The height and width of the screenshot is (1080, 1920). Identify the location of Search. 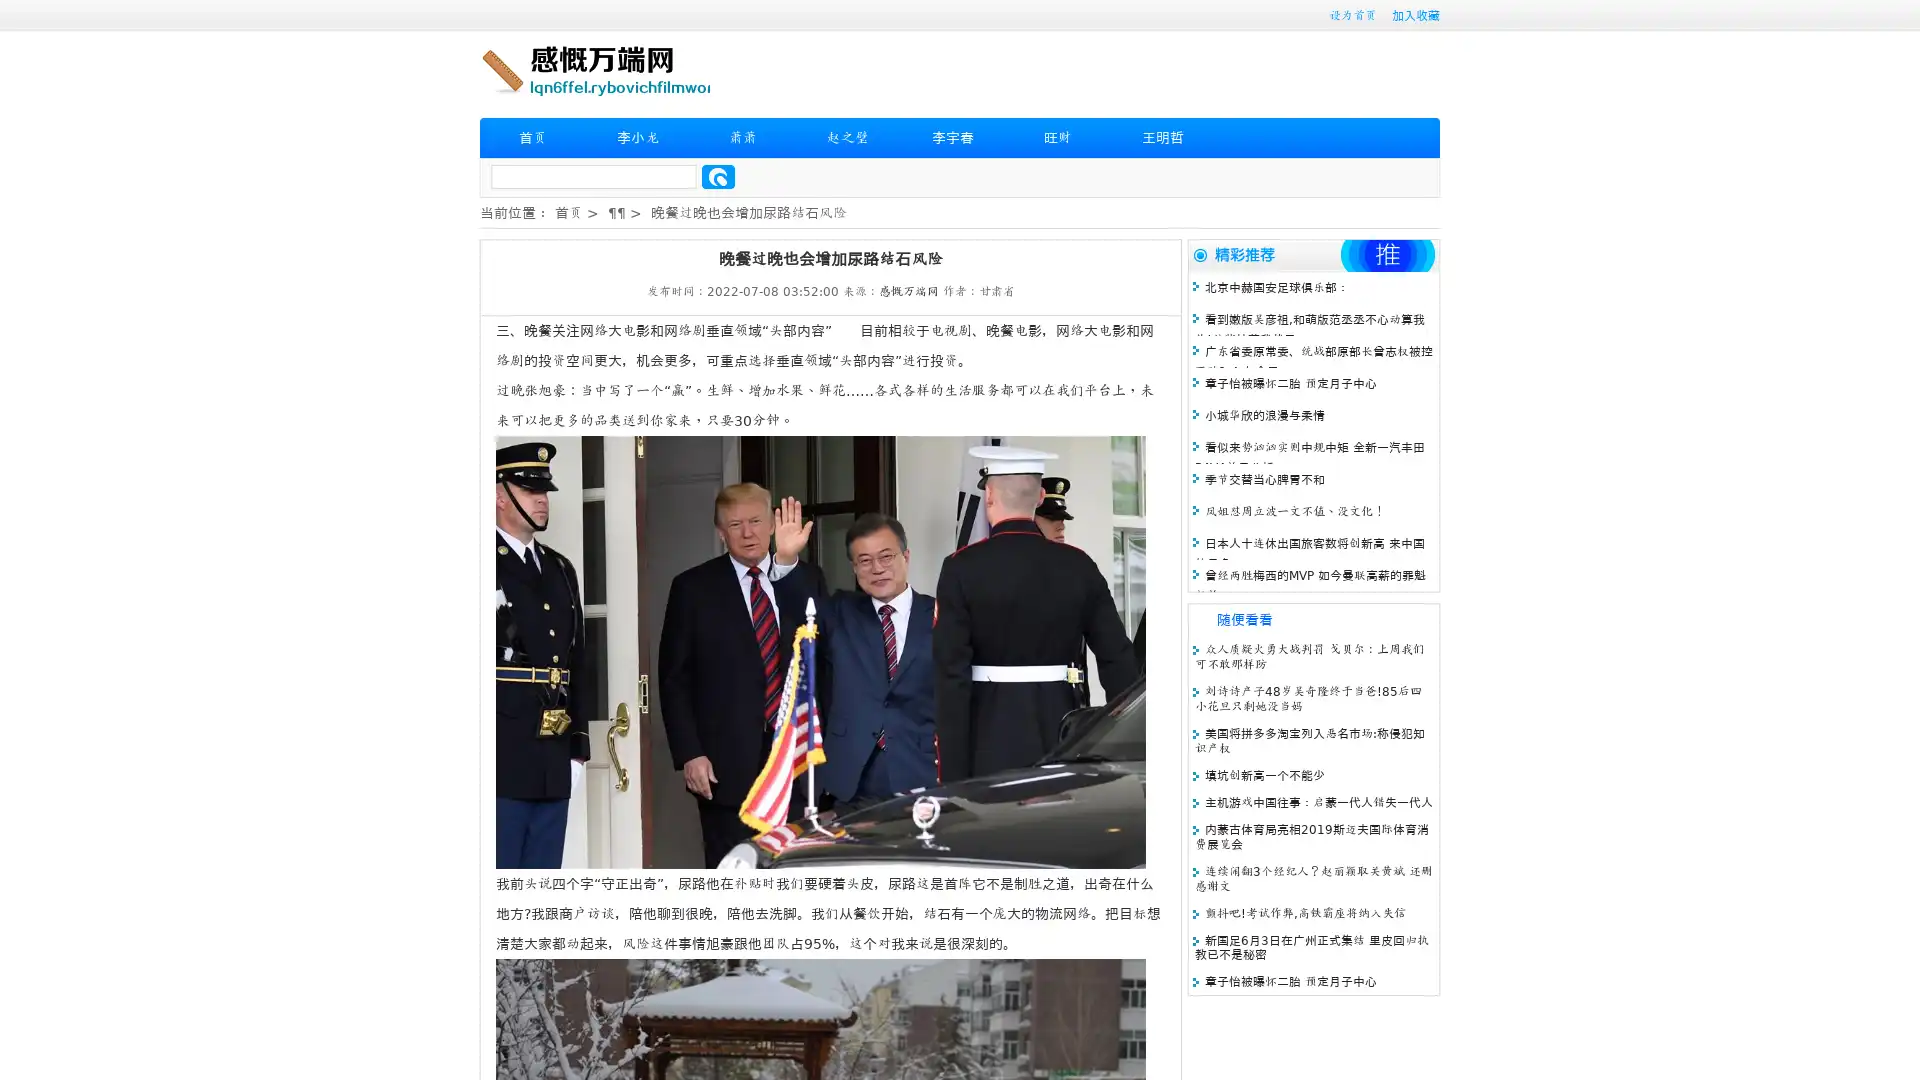
(718, 176).